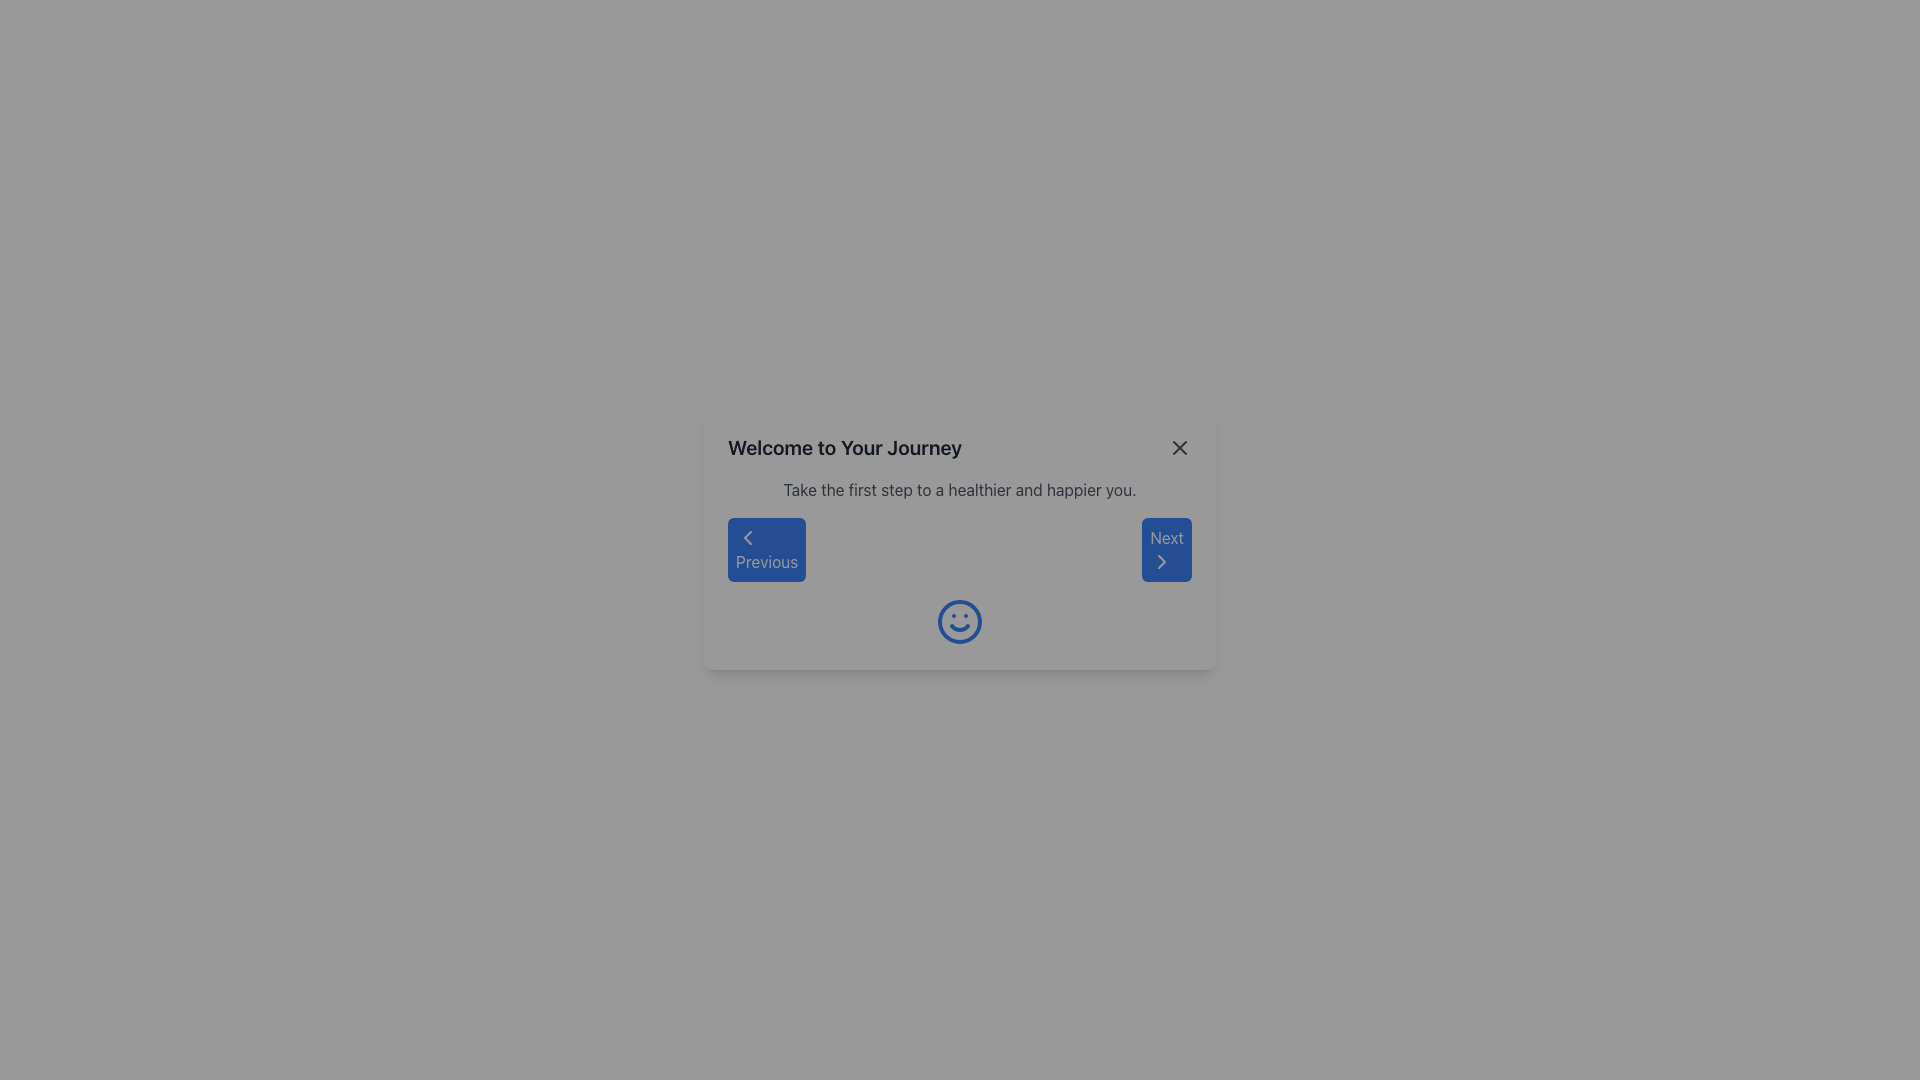 The image size is (1920, 1080). Describe the element at coordinates (960, 620) in the screenshot. I see `decorative circle element that forms the outer boundary of the smiley face graphic within the 'Welcome to Your Journey' dialog box for design purposes` at that location.